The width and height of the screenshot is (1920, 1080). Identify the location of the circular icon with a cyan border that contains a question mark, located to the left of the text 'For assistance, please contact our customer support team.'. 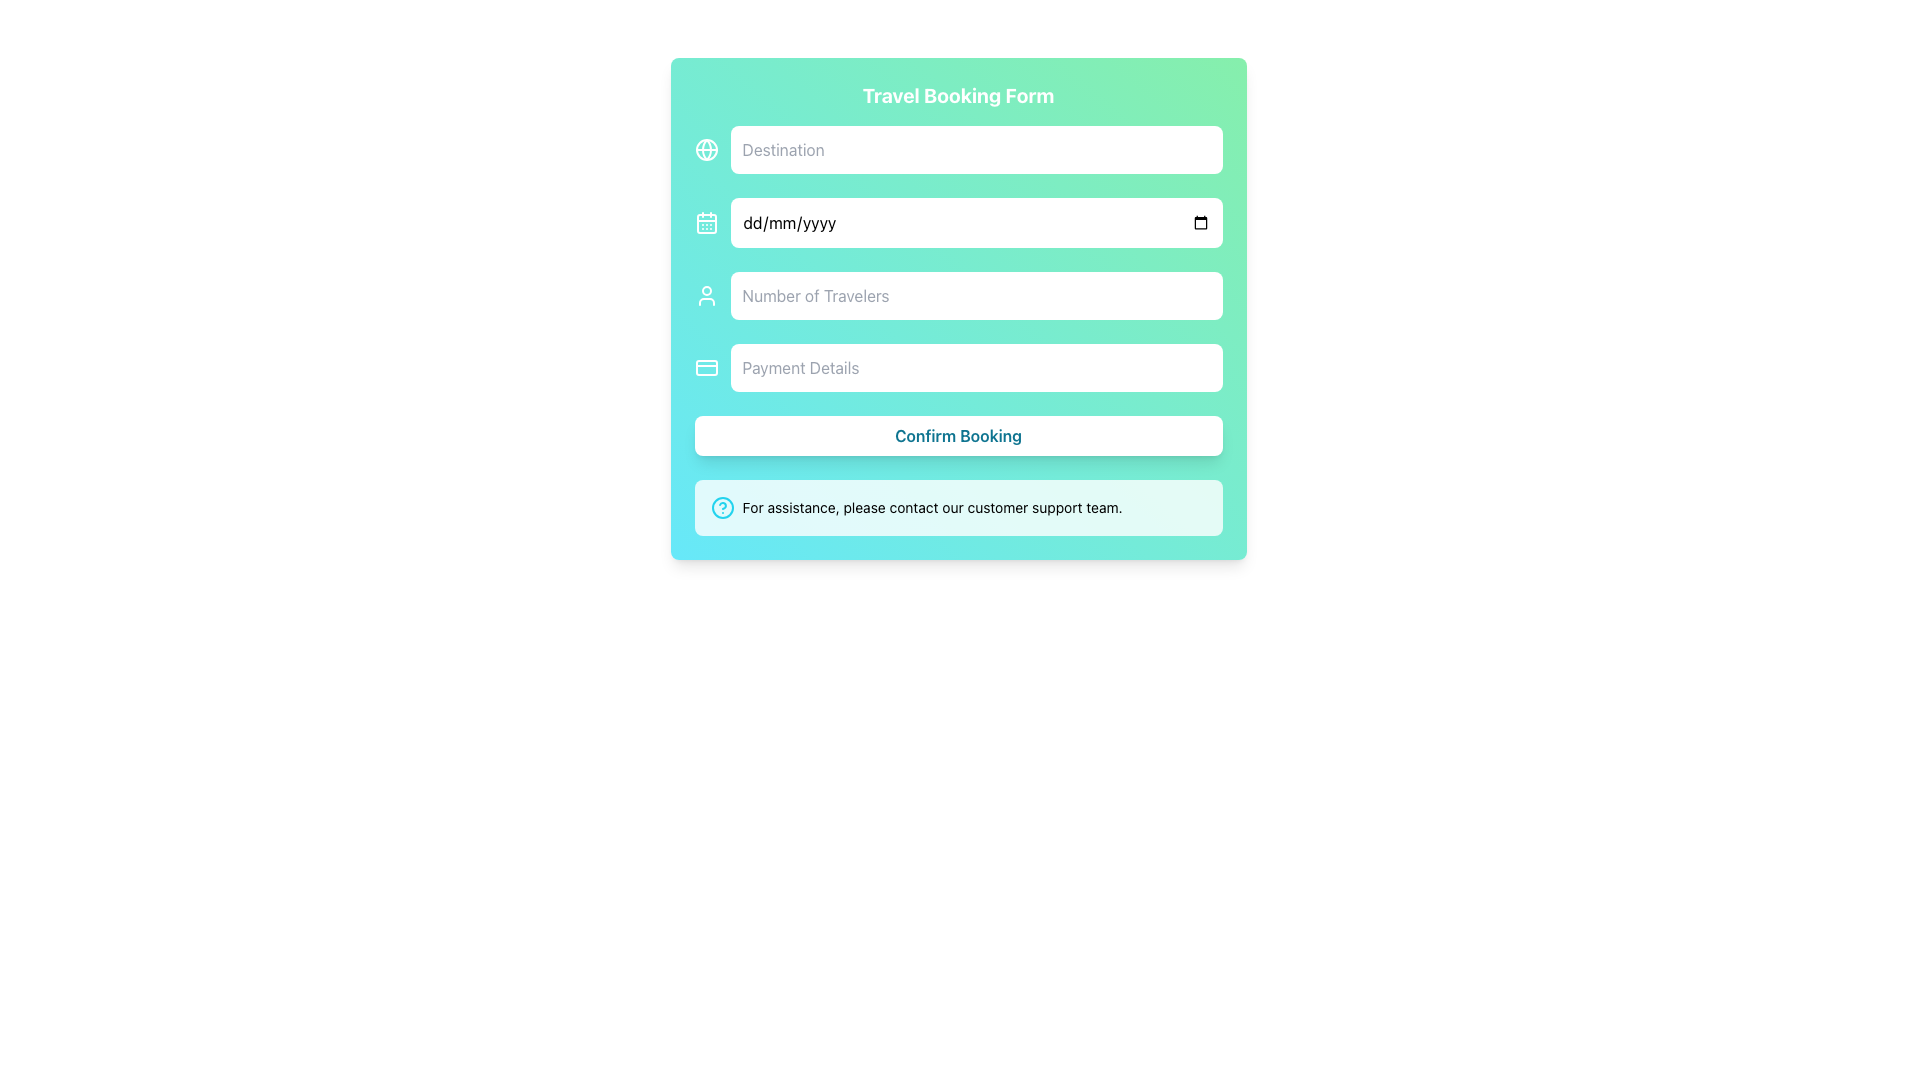
(721, 507).